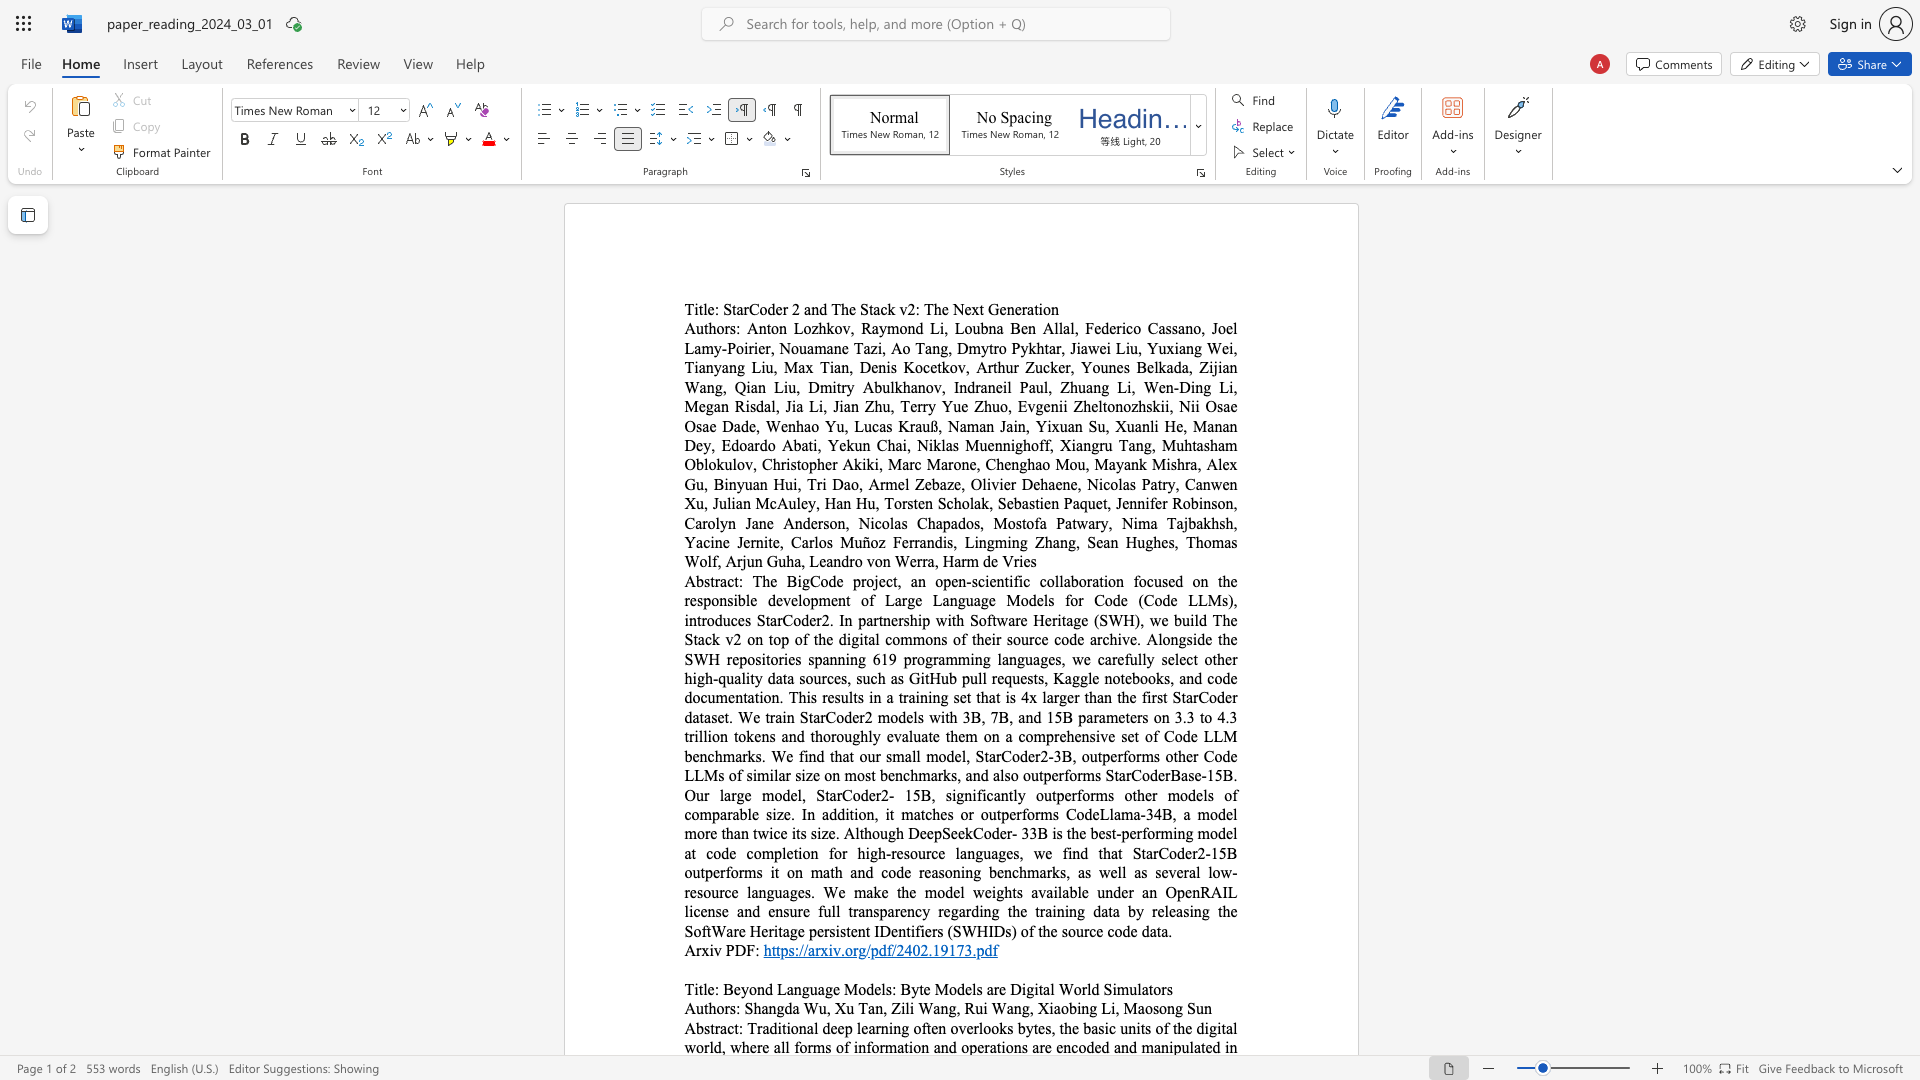  I want to click on the subset text "are Digital" within the text "Beyond Language Models: Byte Models are Digital World Simulators", so click(986, 988).